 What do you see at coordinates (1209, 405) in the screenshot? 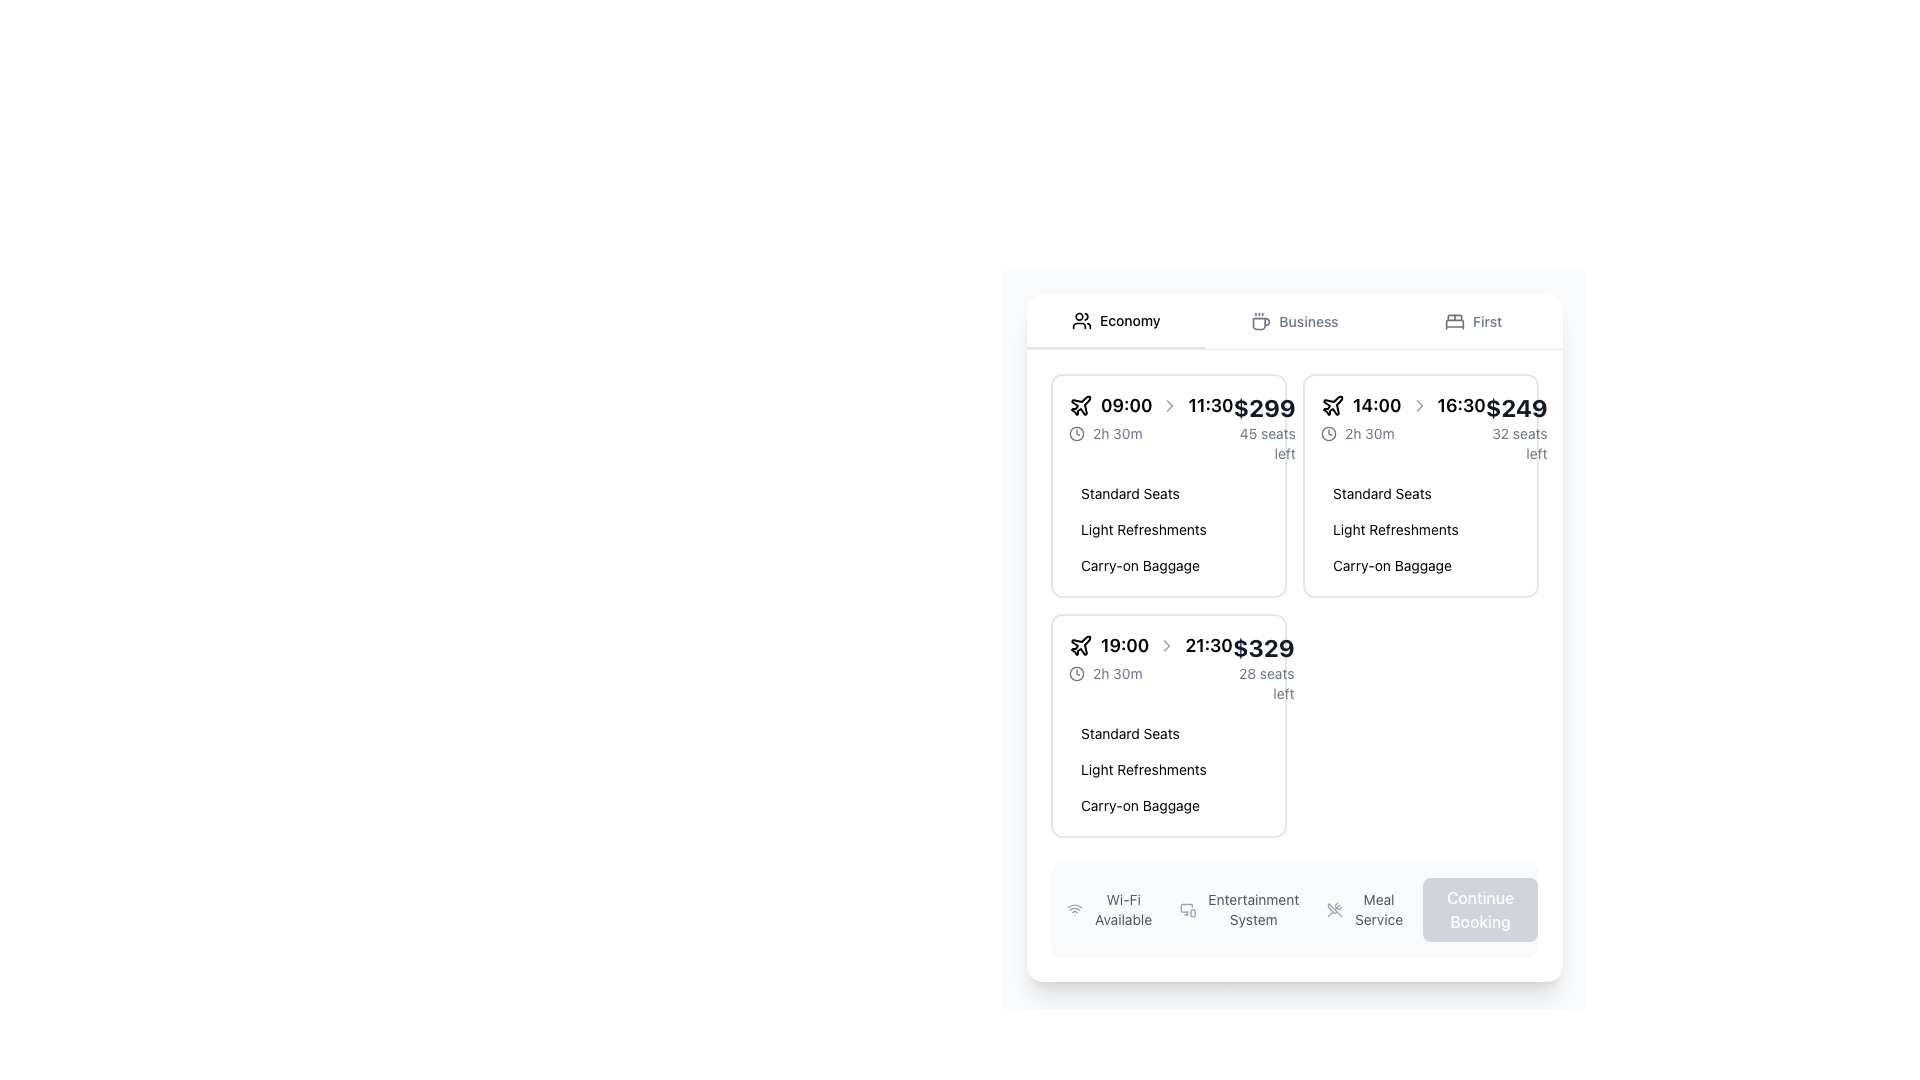
I see `the text element displaying the time '11:30' in black font on a white background, which is part of a flight information card and located to the right of the '09:00' time element` at bounding box center [1209, 405].